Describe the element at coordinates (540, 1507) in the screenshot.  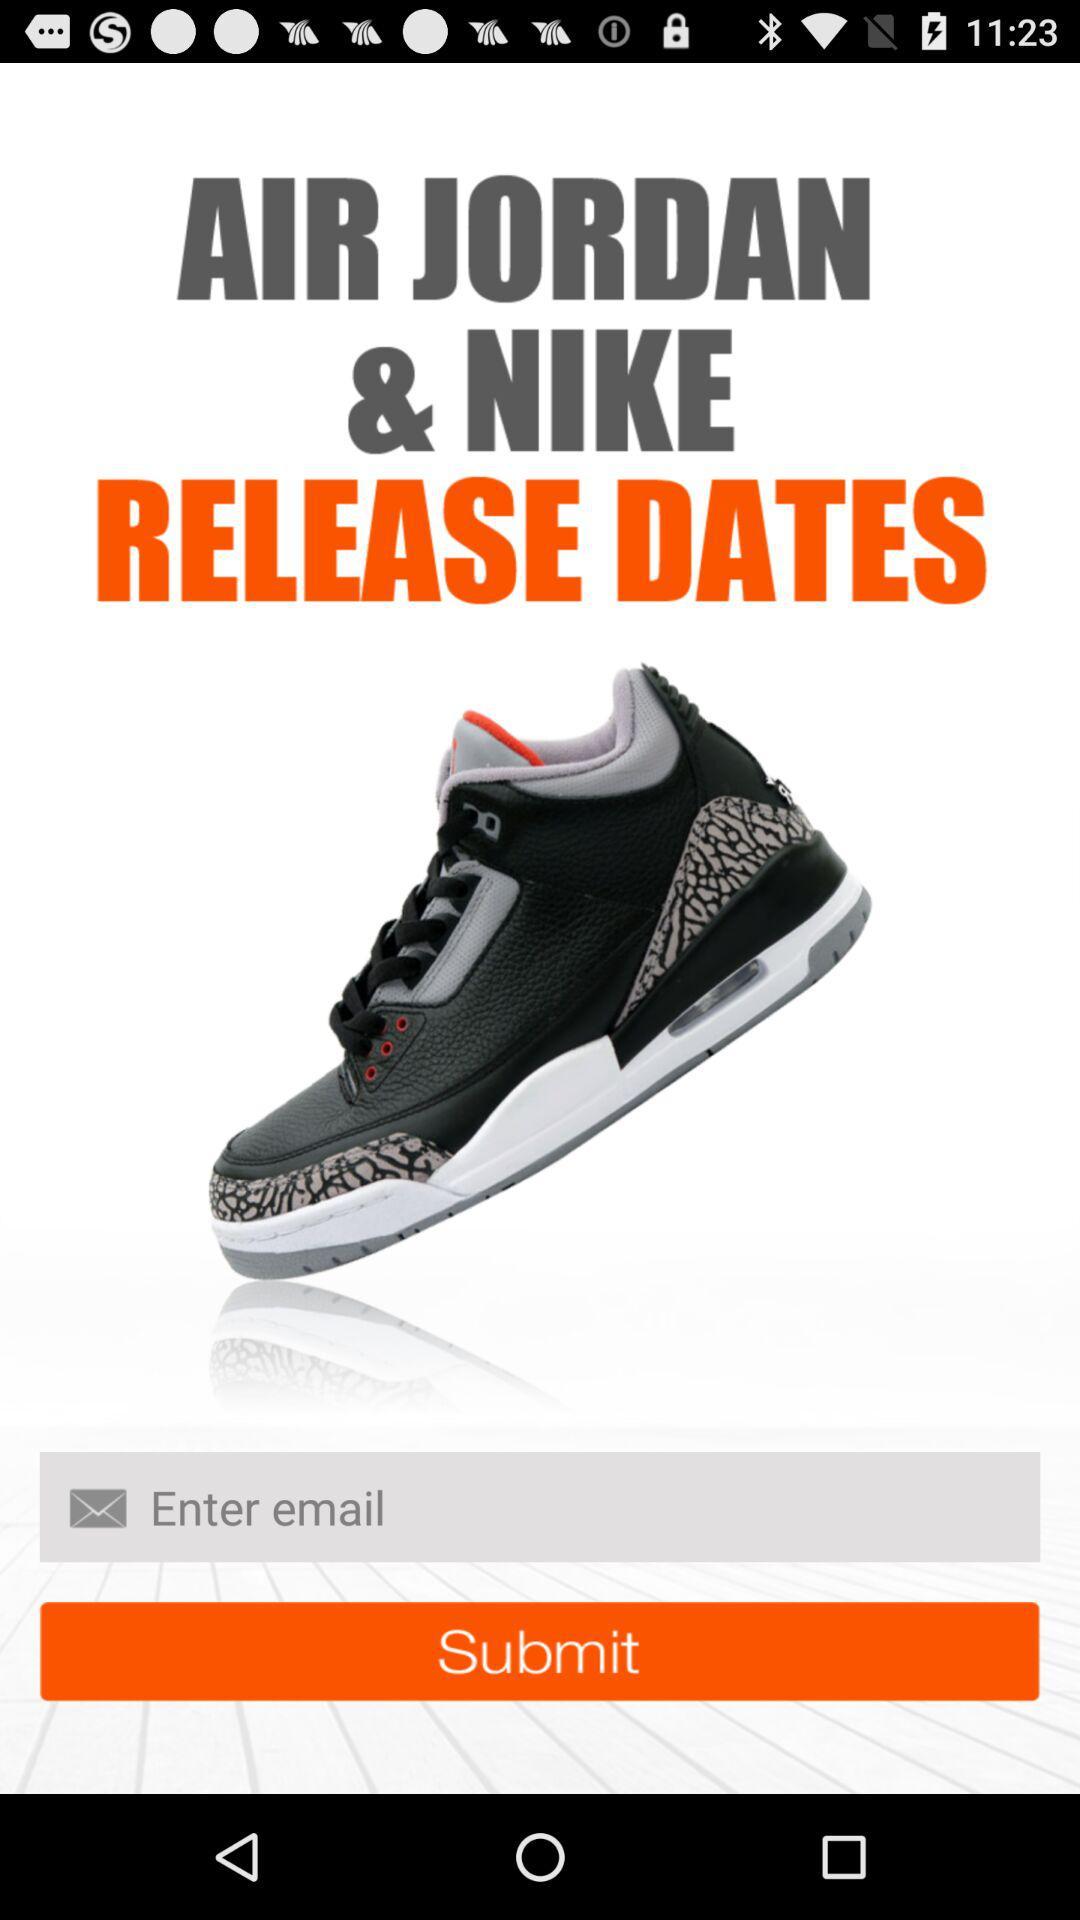
I see `email the option` at that location.